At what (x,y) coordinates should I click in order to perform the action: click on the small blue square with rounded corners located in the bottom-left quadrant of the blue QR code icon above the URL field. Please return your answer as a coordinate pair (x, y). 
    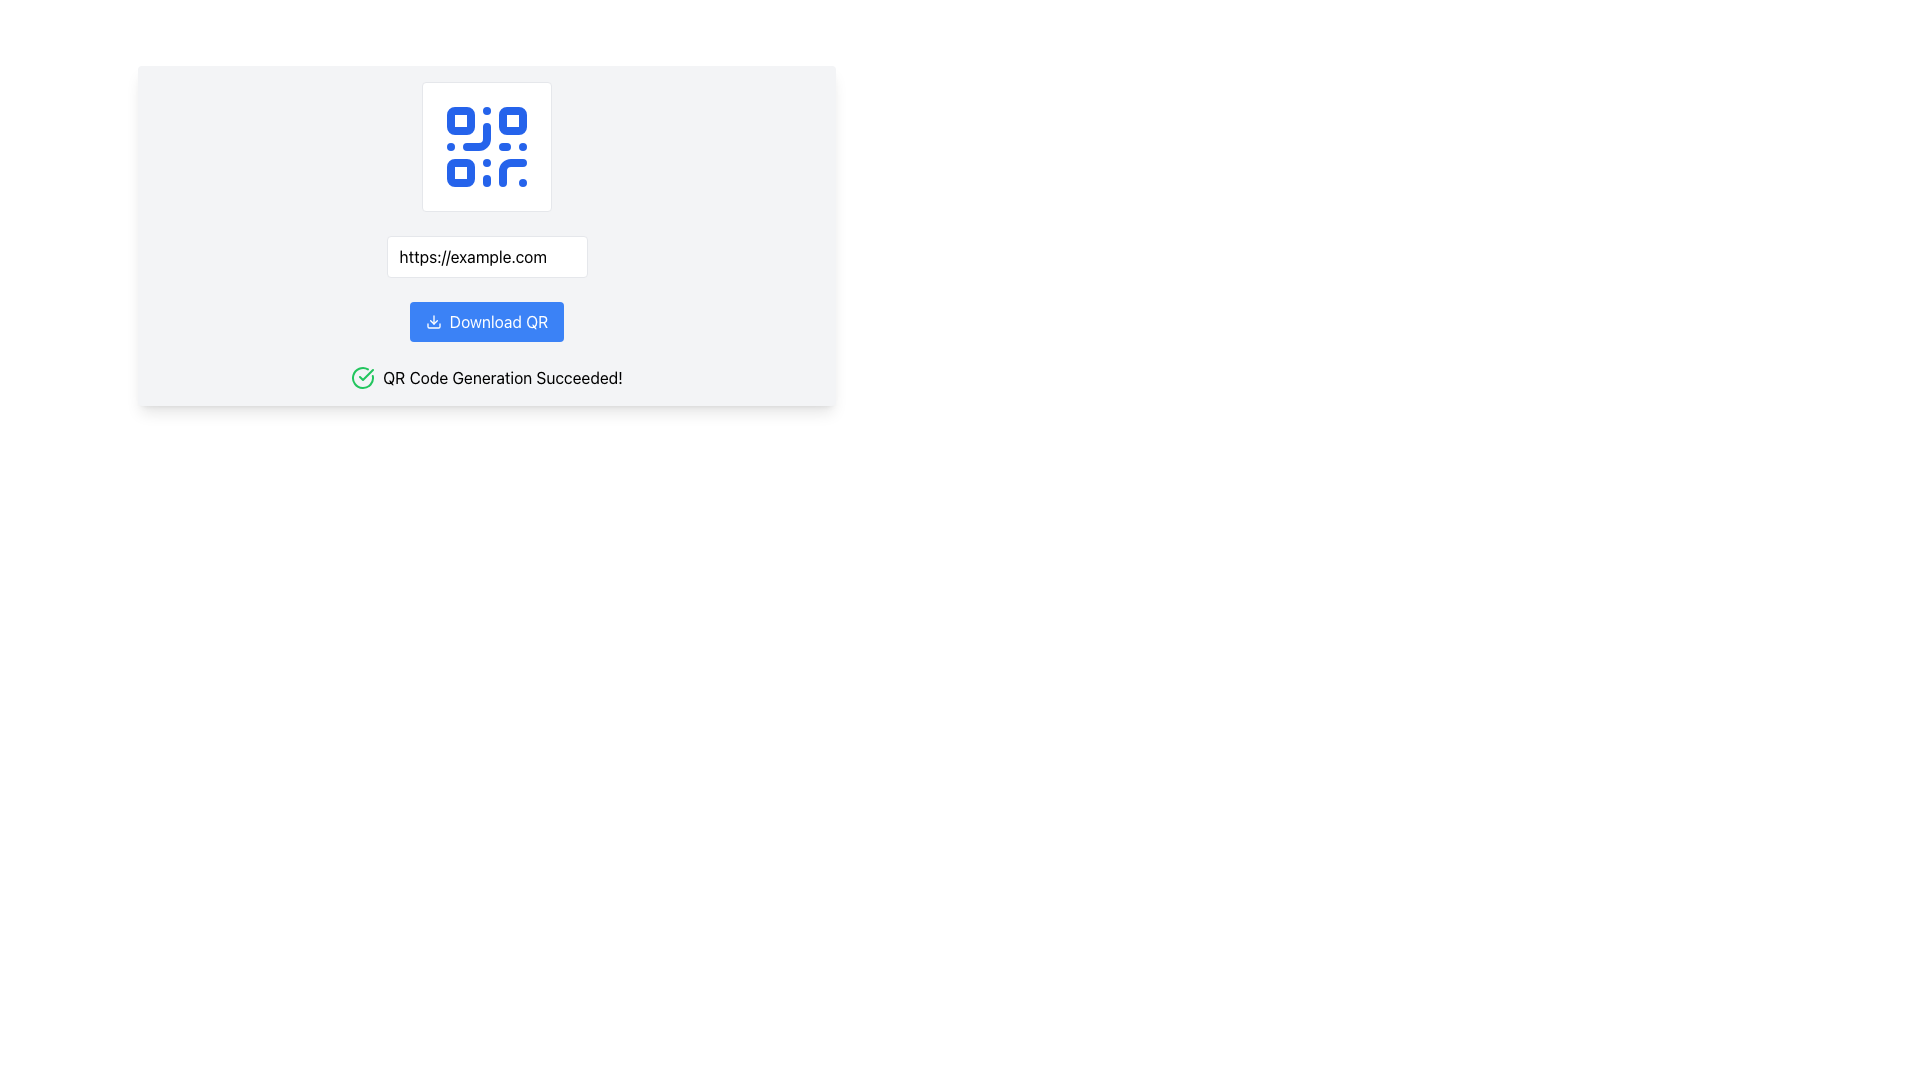
    Looking at the image, I should click on (459, 172).